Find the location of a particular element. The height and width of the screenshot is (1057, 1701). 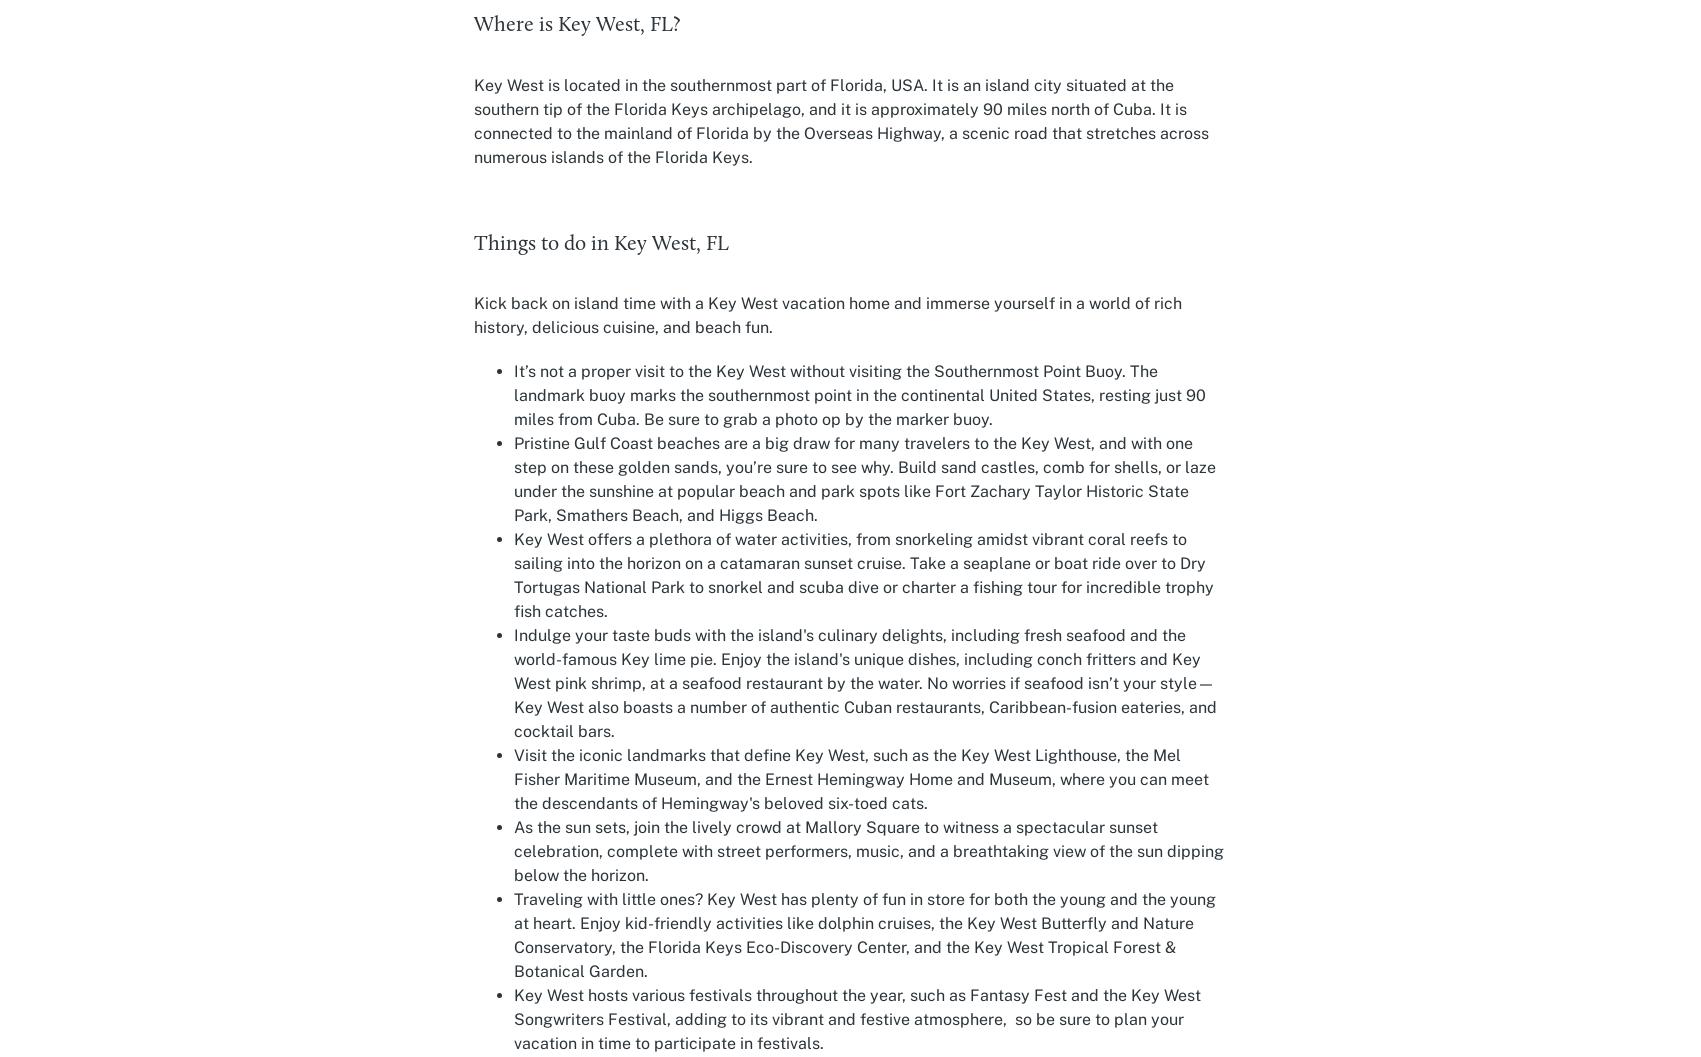

'Where is Key West, FL?' is located at coordinates (575, 25).